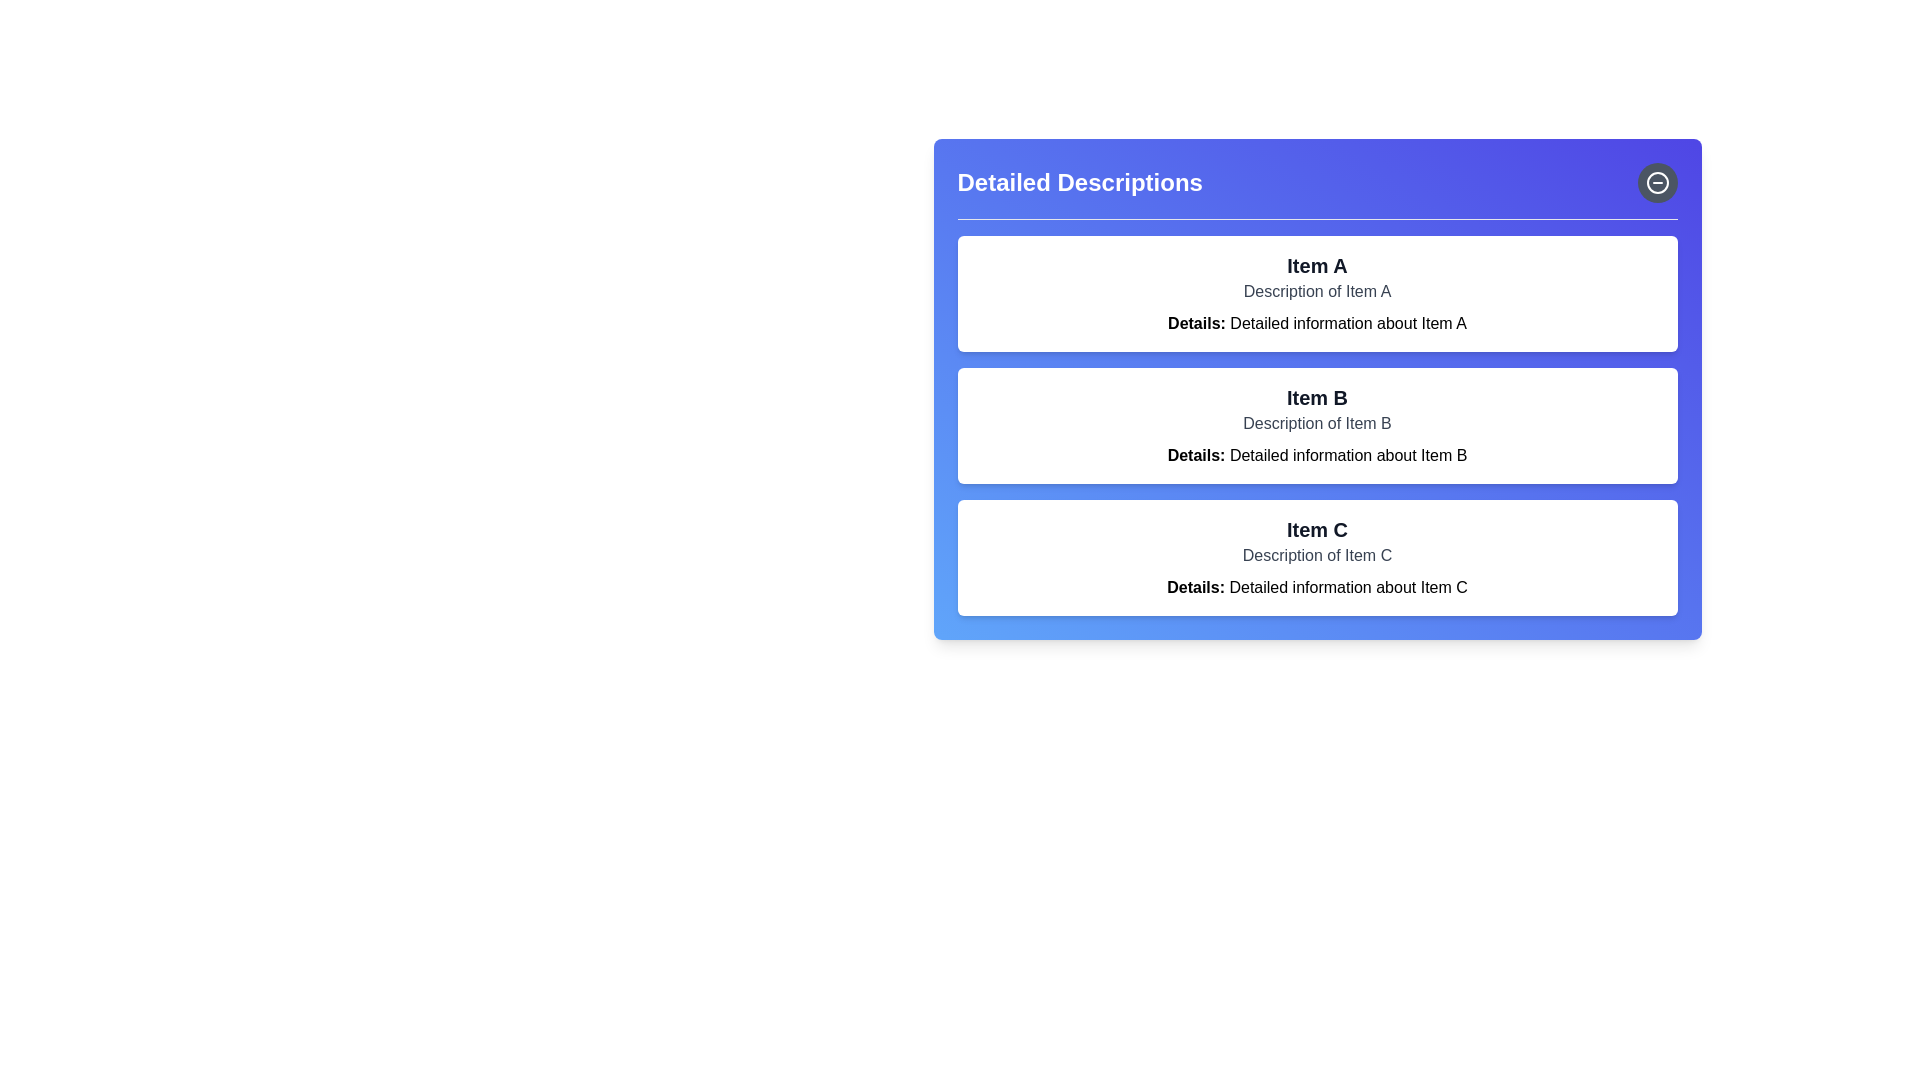  I want to click on the 'minus' icon located at the top-right corner of the blue header panel, so click(1657, 182).